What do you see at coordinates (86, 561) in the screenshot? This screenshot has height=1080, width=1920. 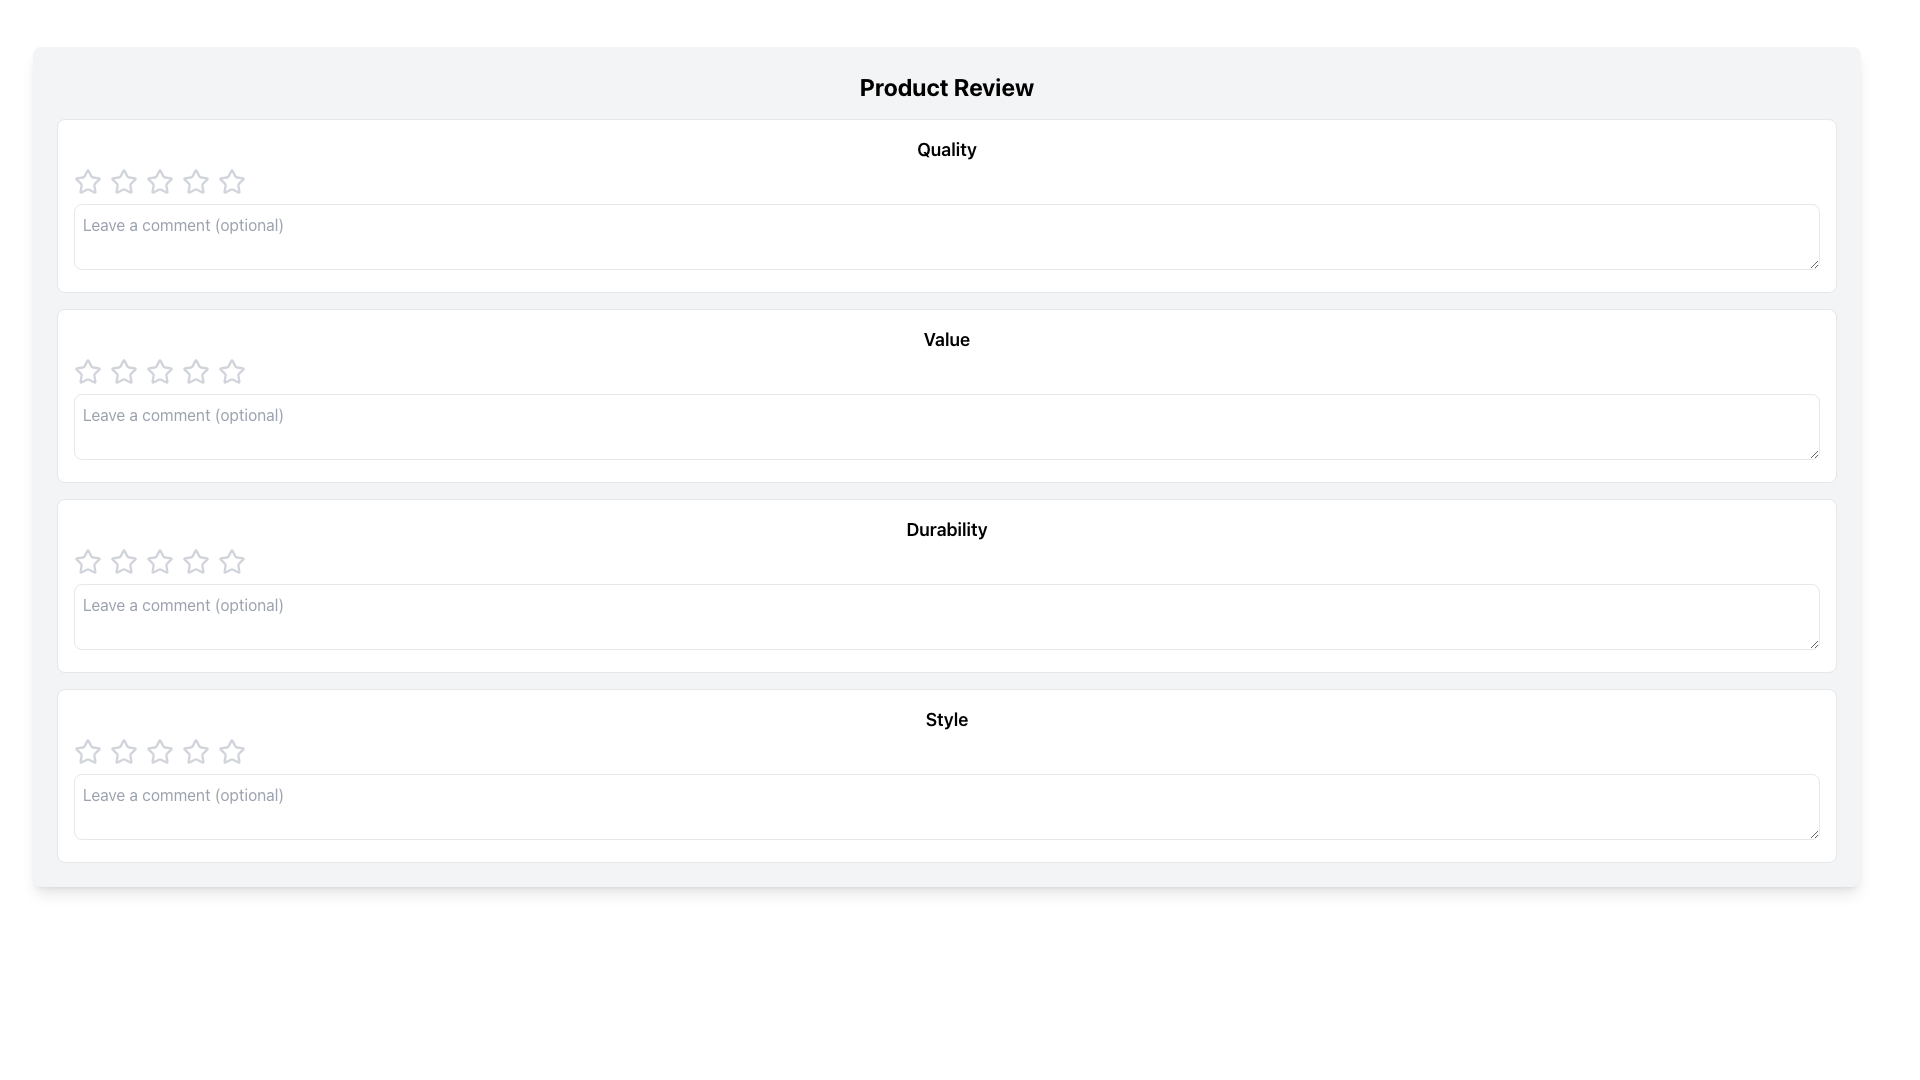 I see `the leftmost star rating icon in the Durability section` at bounding box center [86, 561].